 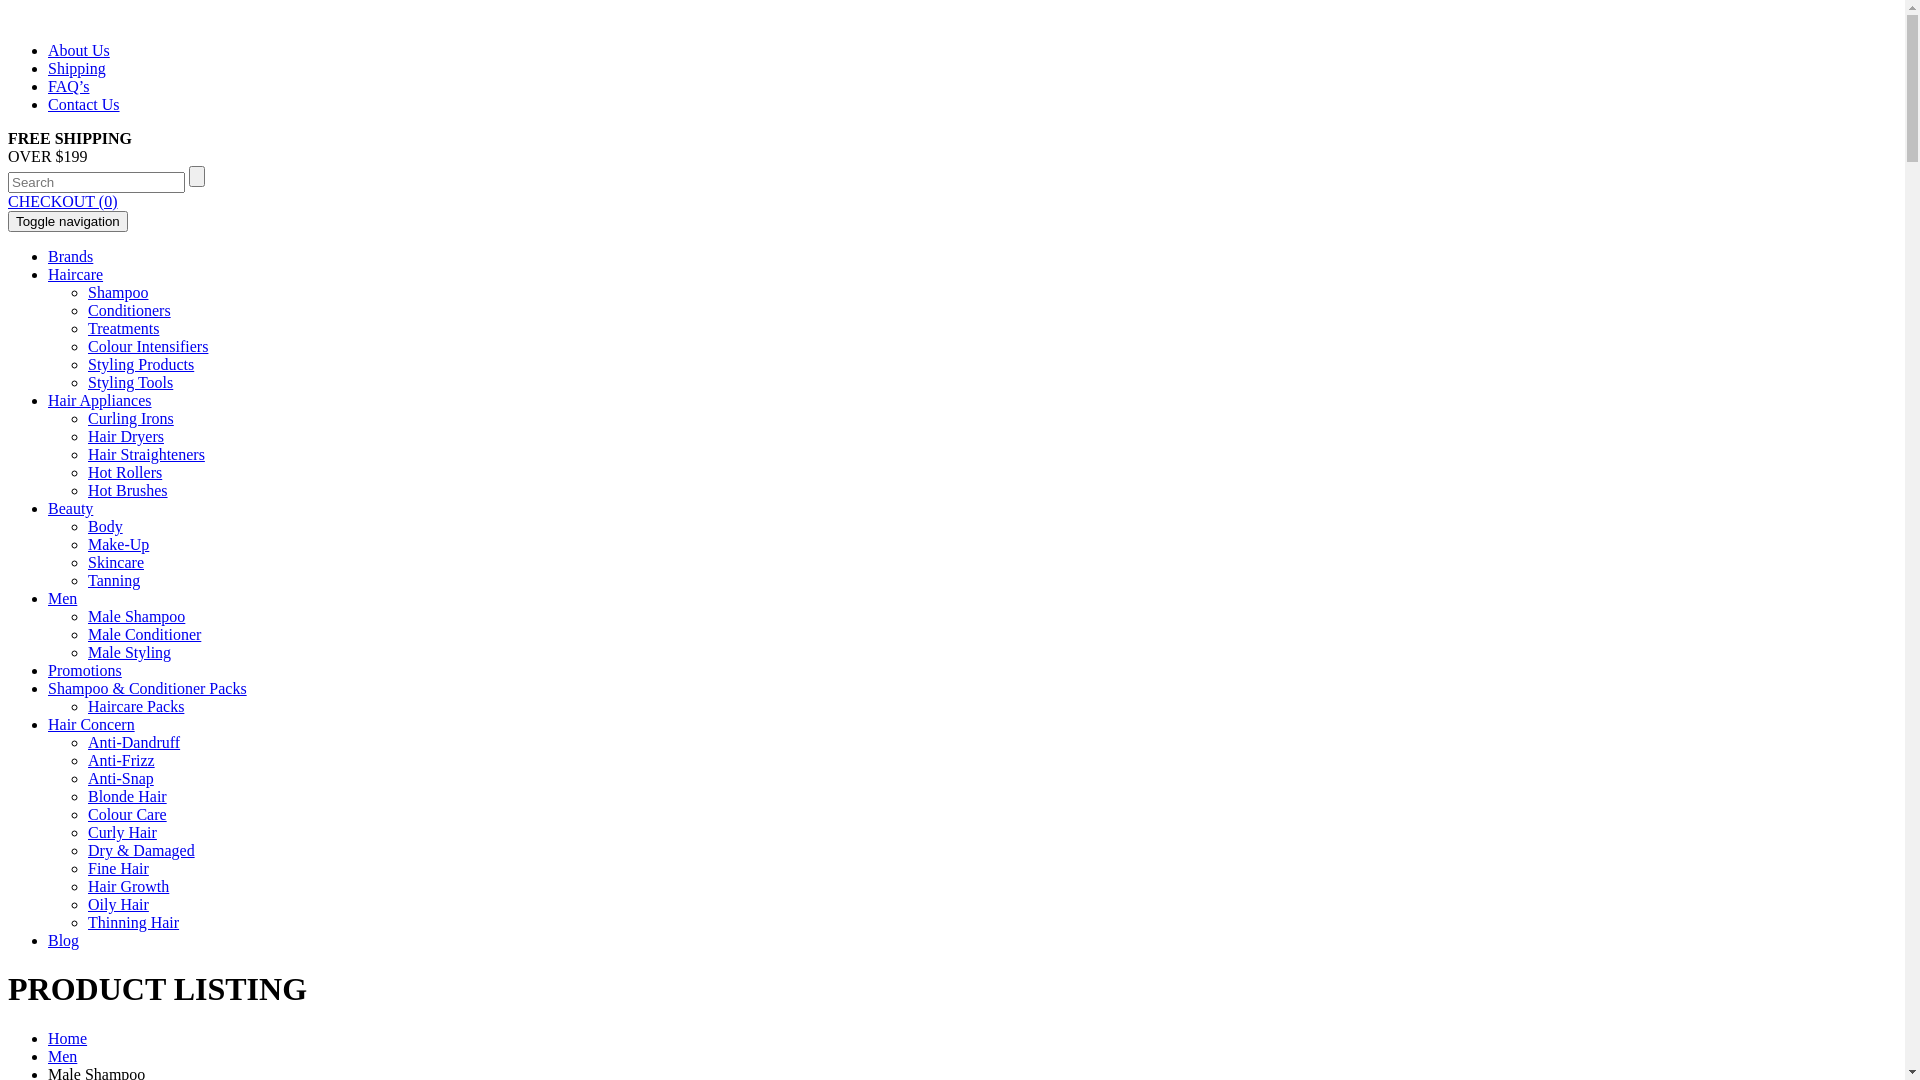 What do you see at coordinates (90, 724) in the screenshot?
I see `'Hair Concern'` at bounding box center [90, 724].